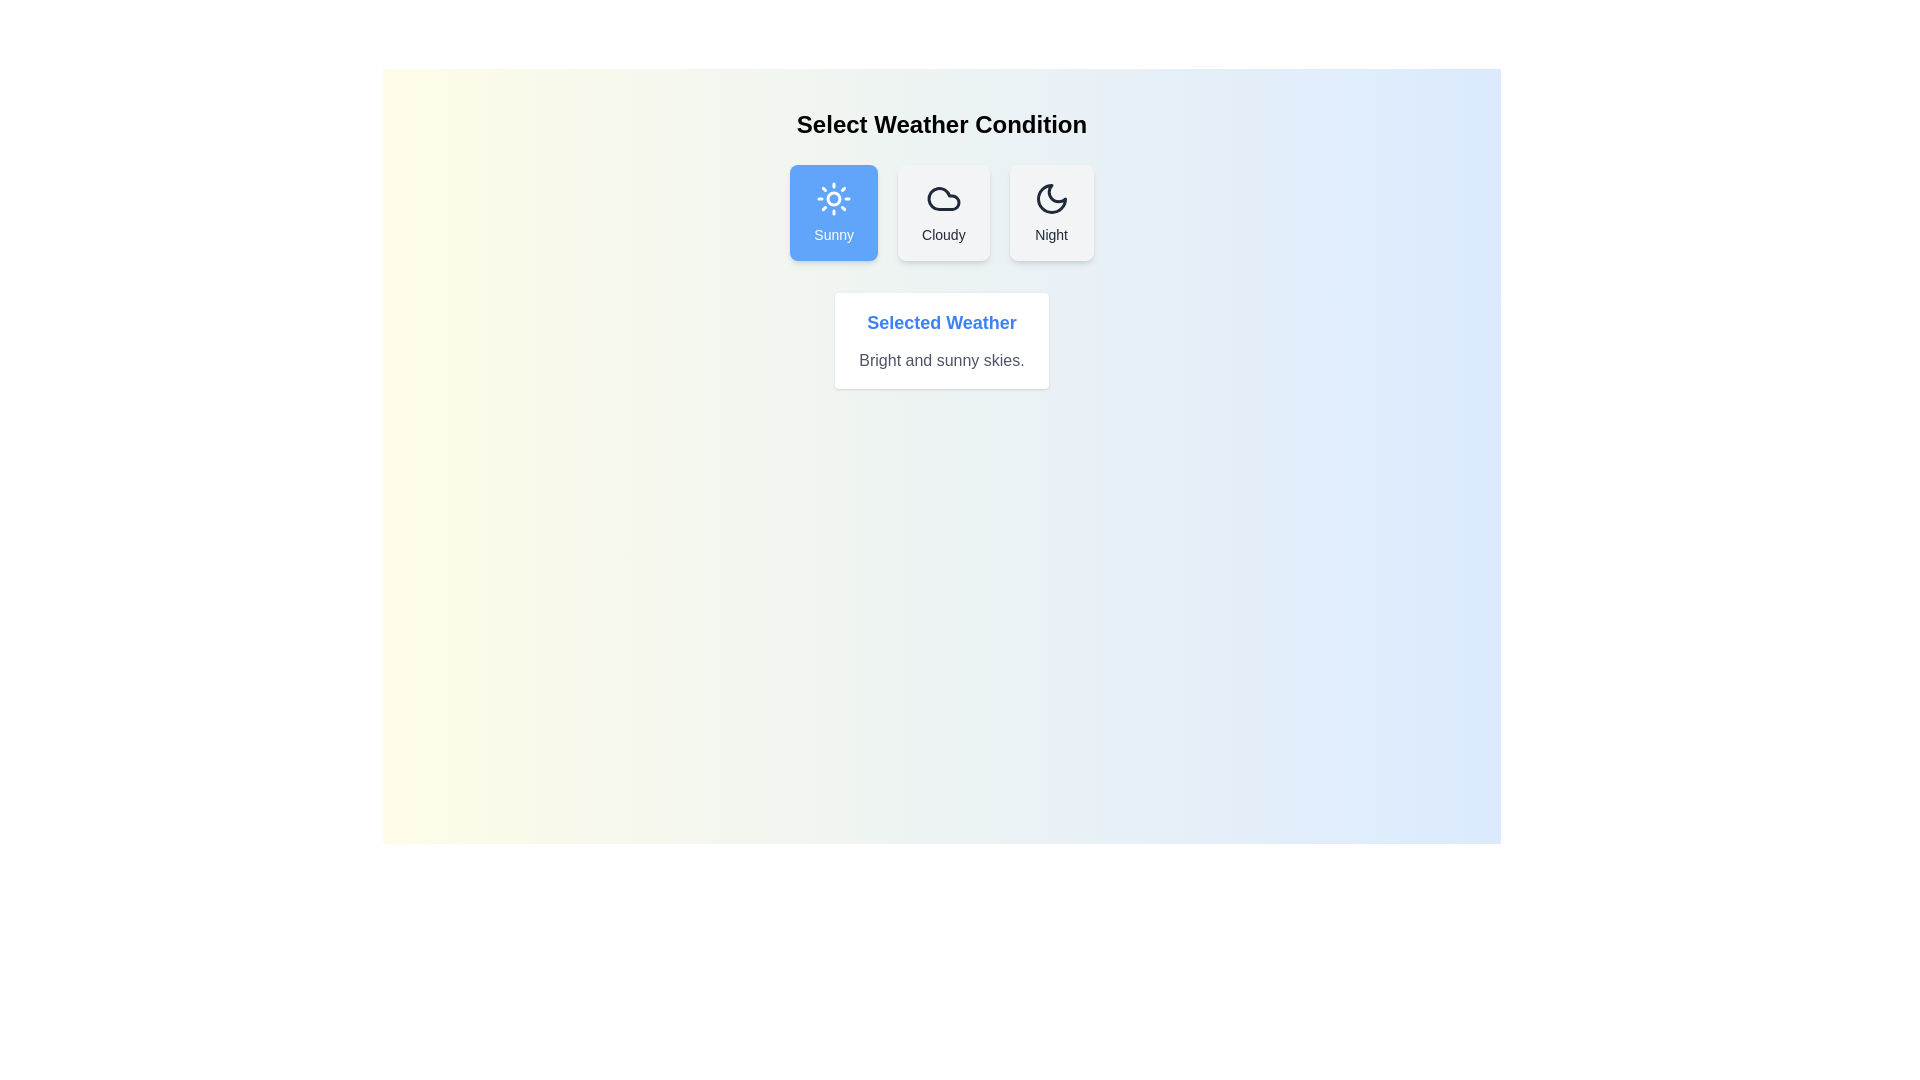 The height and width of the screenshot is (1080, 1920). I want to click on the weather condition button corresponding to Cloudy, so click(941, 212).